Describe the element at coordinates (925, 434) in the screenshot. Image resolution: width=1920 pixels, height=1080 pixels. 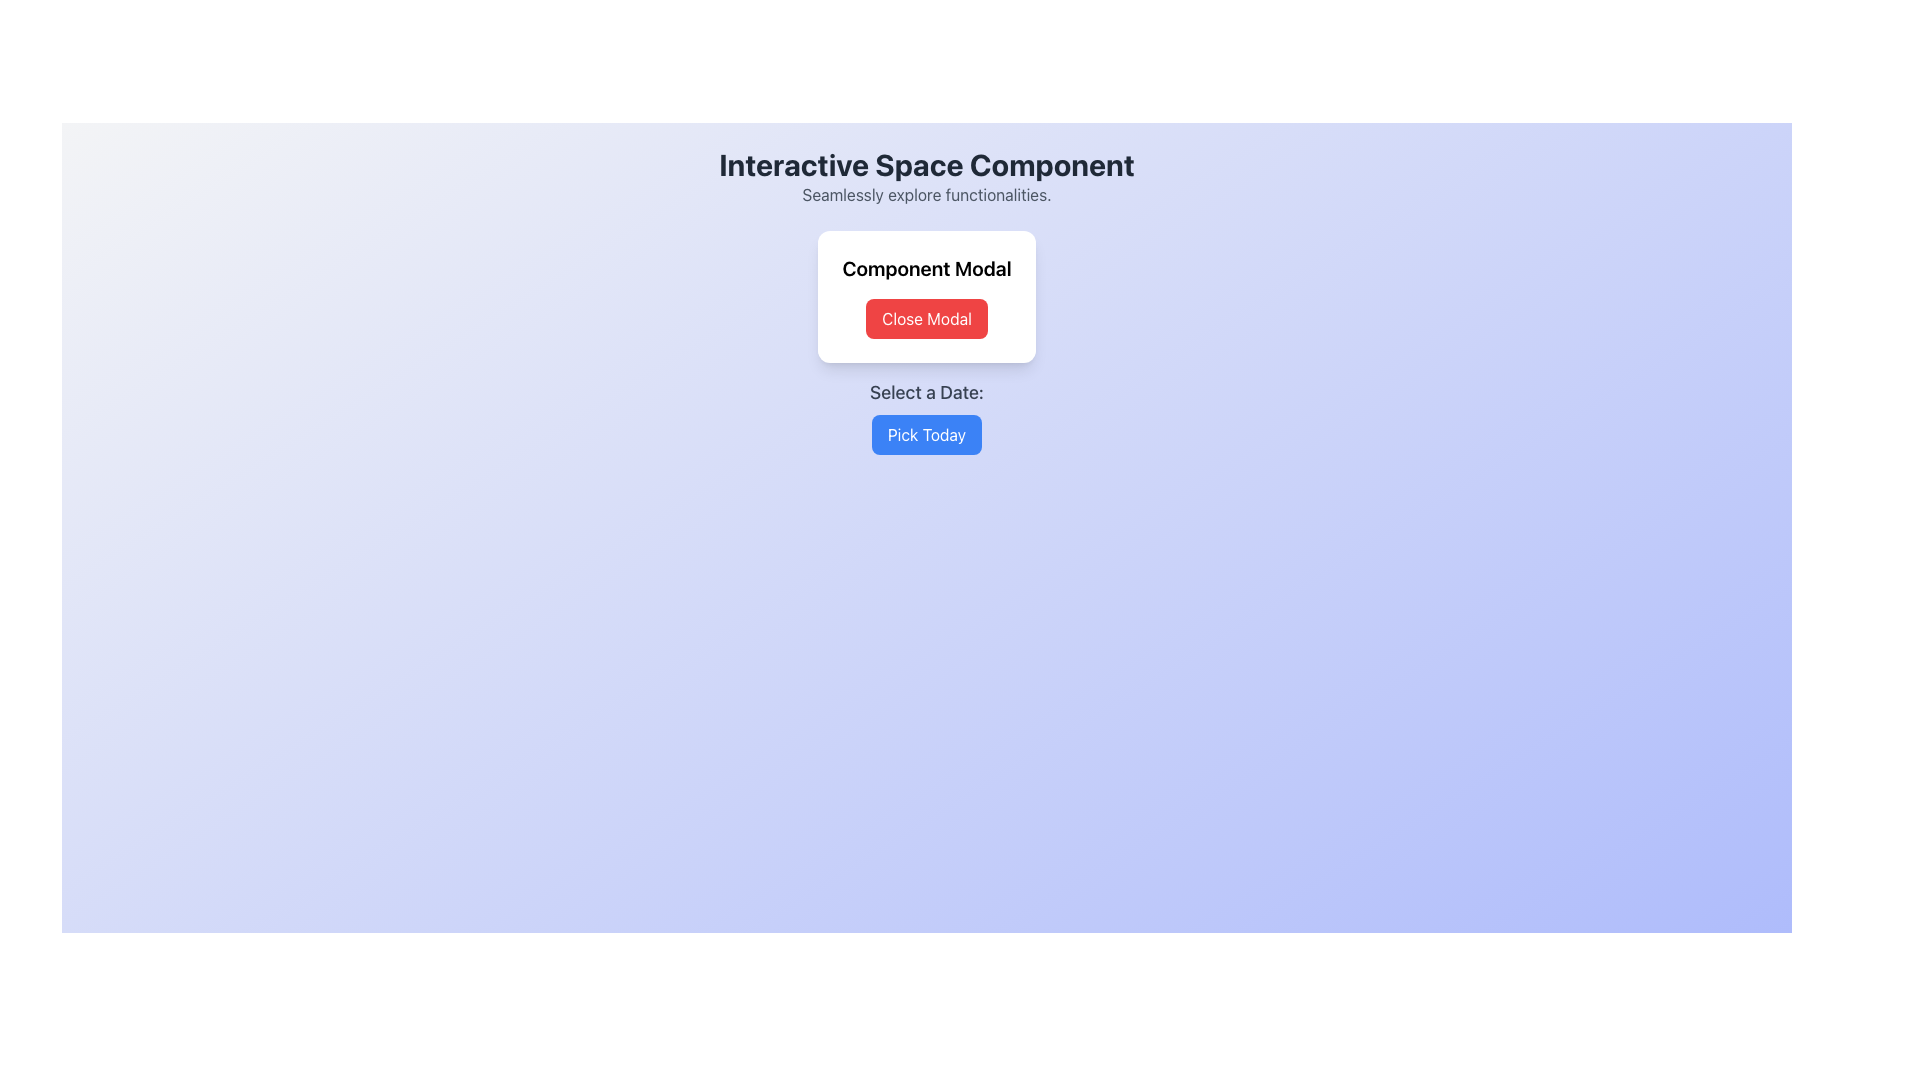
I see `the rectangular blue button labeled 'Pick Today' below the 'Select a Date:' label` at that location.